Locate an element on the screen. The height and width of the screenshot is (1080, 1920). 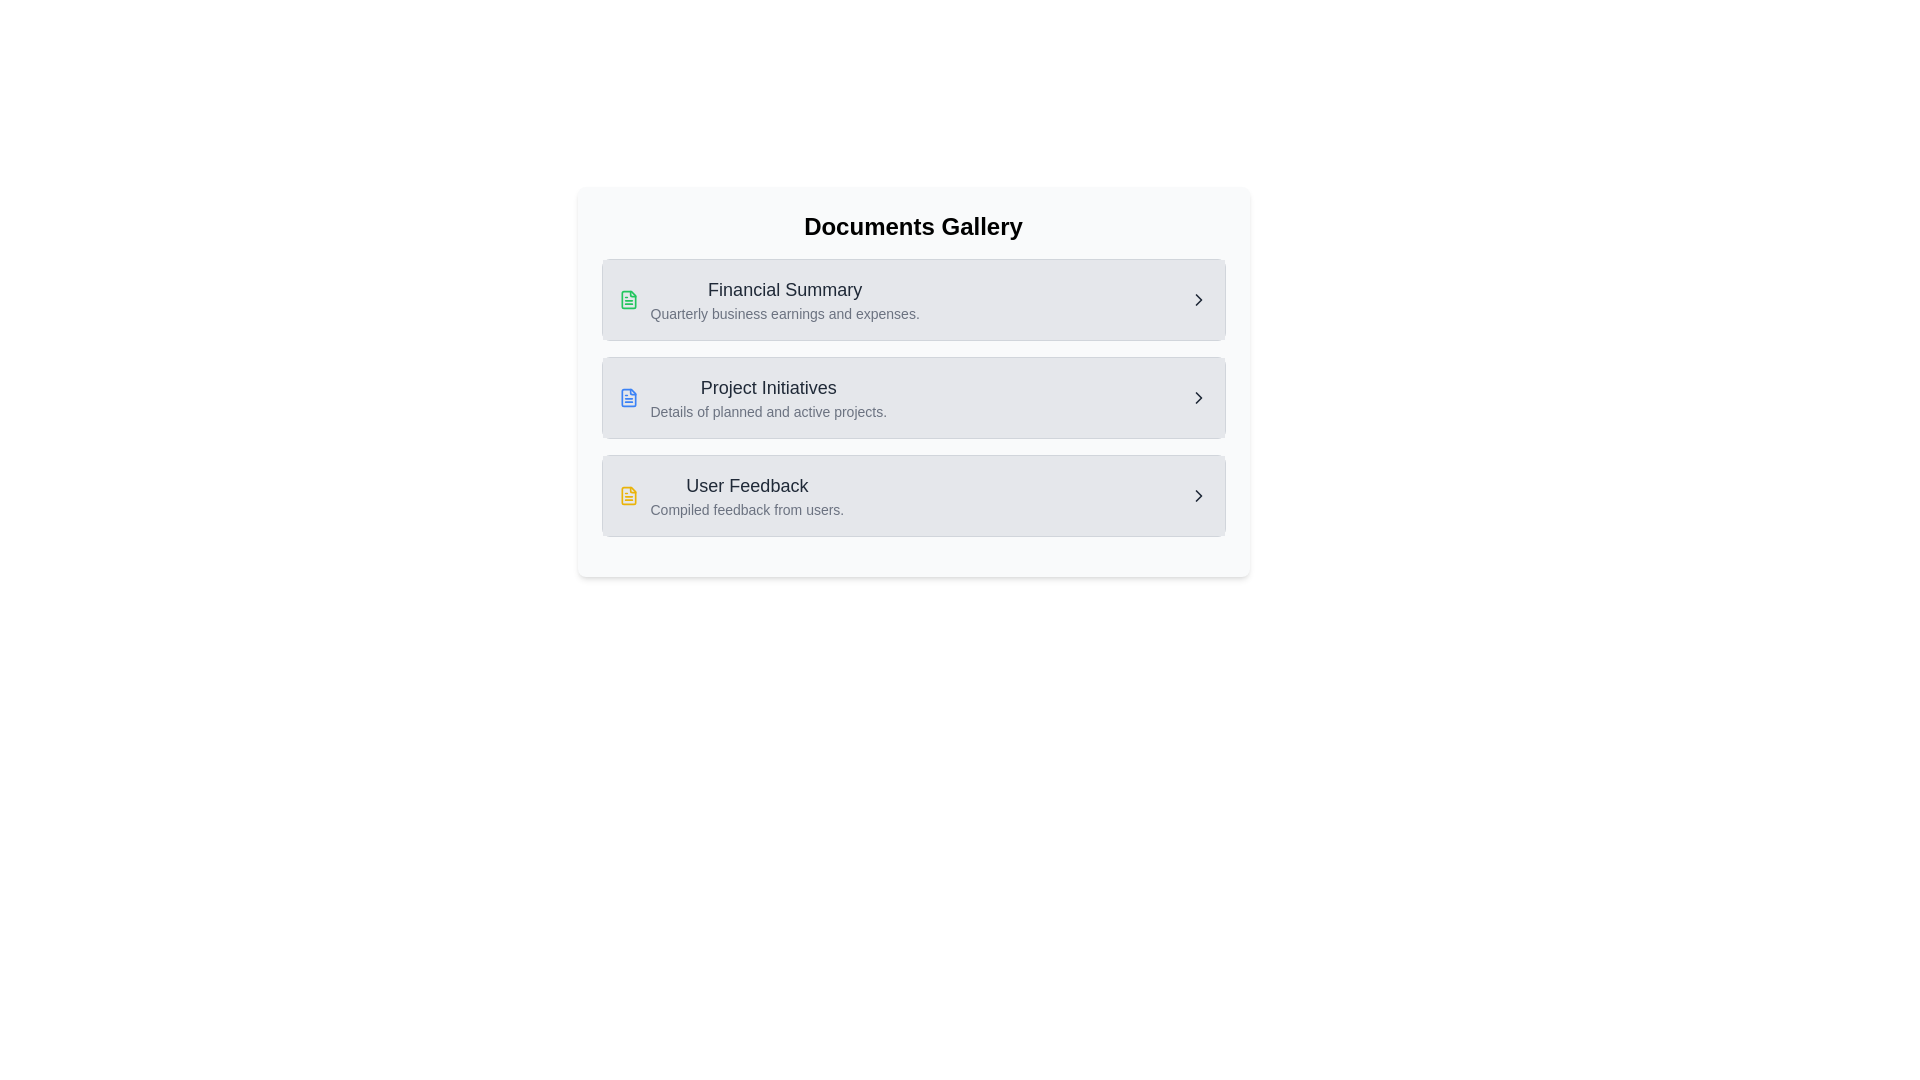
text presented by the third Text element in the vertical list, which serves as a labeled entry point for user feedback in the Documents Gallery interface is located at coordinates (746, 495).